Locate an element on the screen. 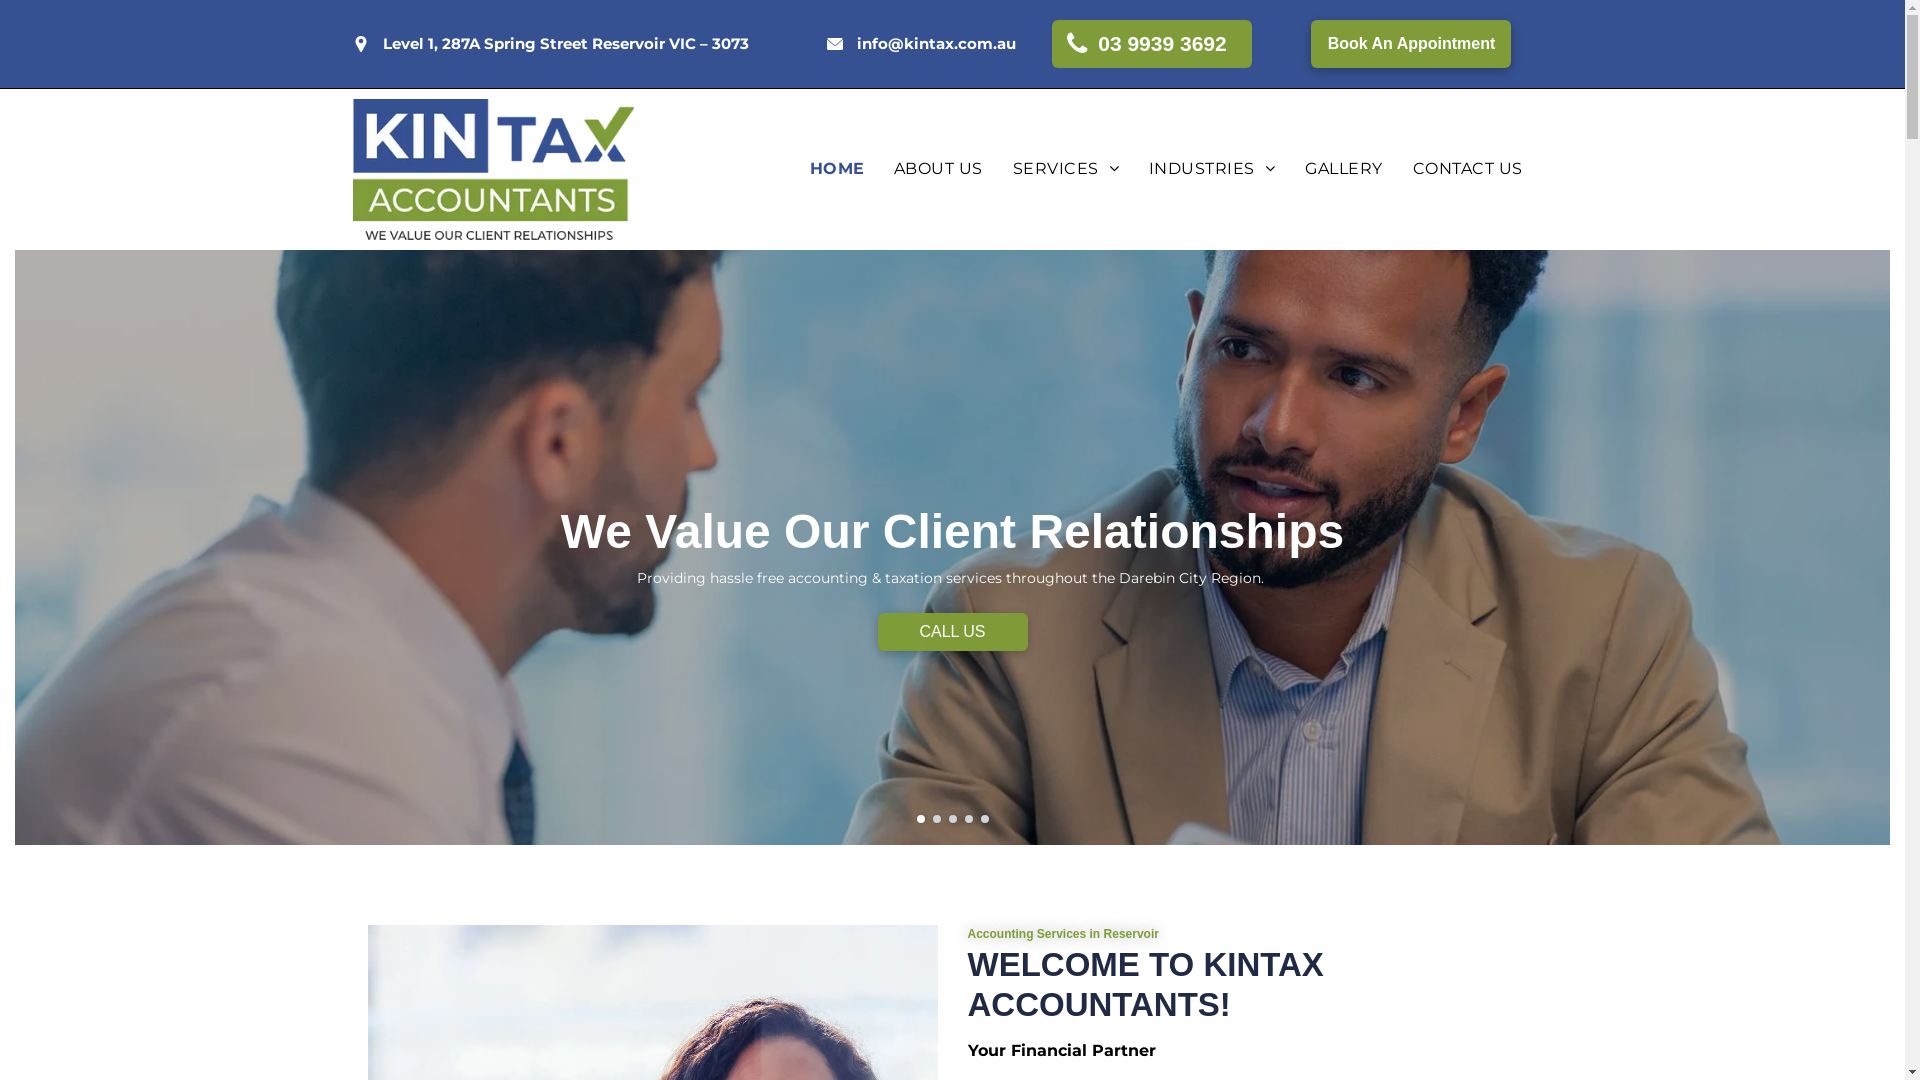 The width and height of the screenshot is (1920, 1080). 'Kintax Accountants' is located at coordinates (493, 168).